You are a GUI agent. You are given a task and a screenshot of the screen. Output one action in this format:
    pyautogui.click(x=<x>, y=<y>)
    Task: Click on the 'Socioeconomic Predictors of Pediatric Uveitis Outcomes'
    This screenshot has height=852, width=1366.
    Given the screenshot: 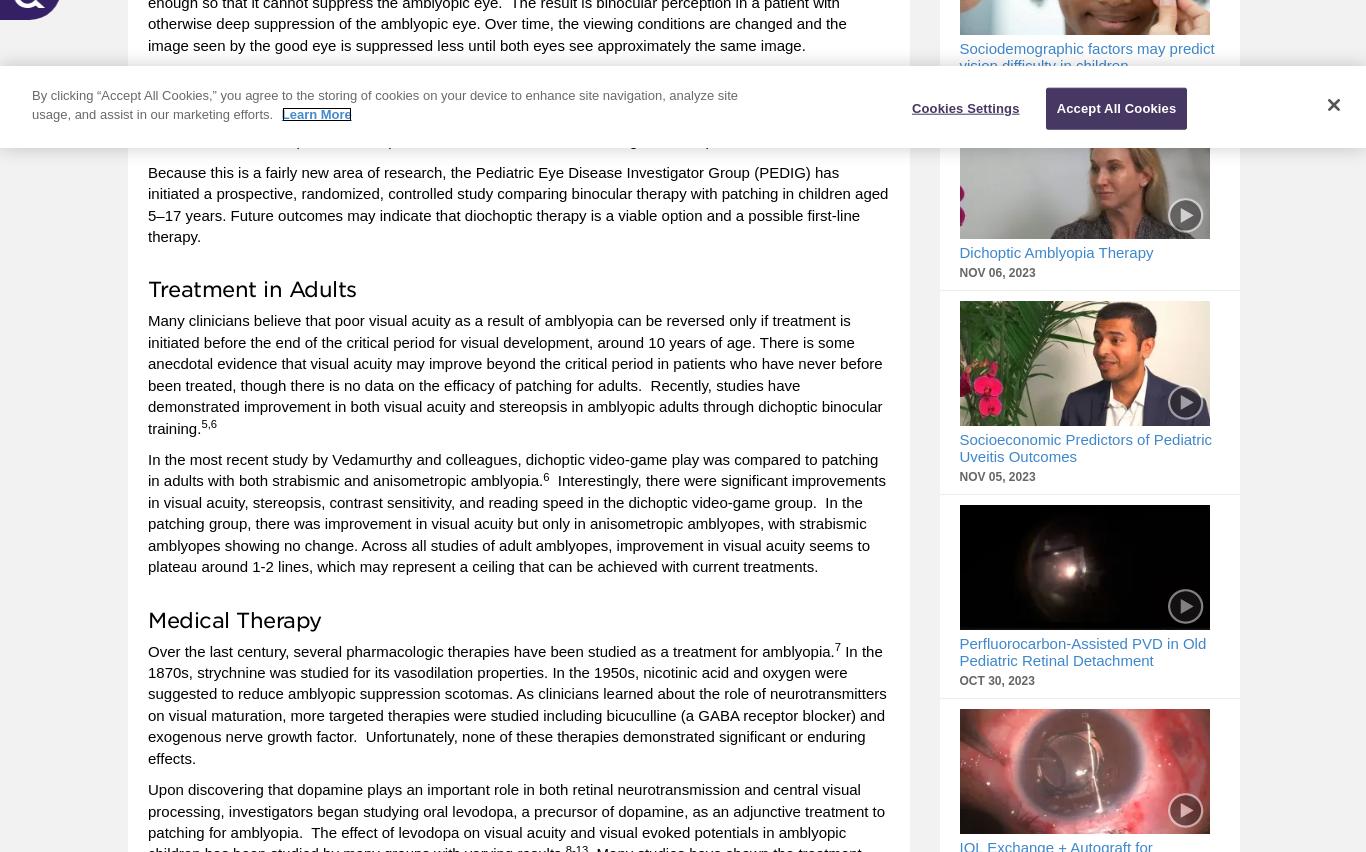 What is the action you would take?
    pyautogui.click(x=1084, y=446)
    